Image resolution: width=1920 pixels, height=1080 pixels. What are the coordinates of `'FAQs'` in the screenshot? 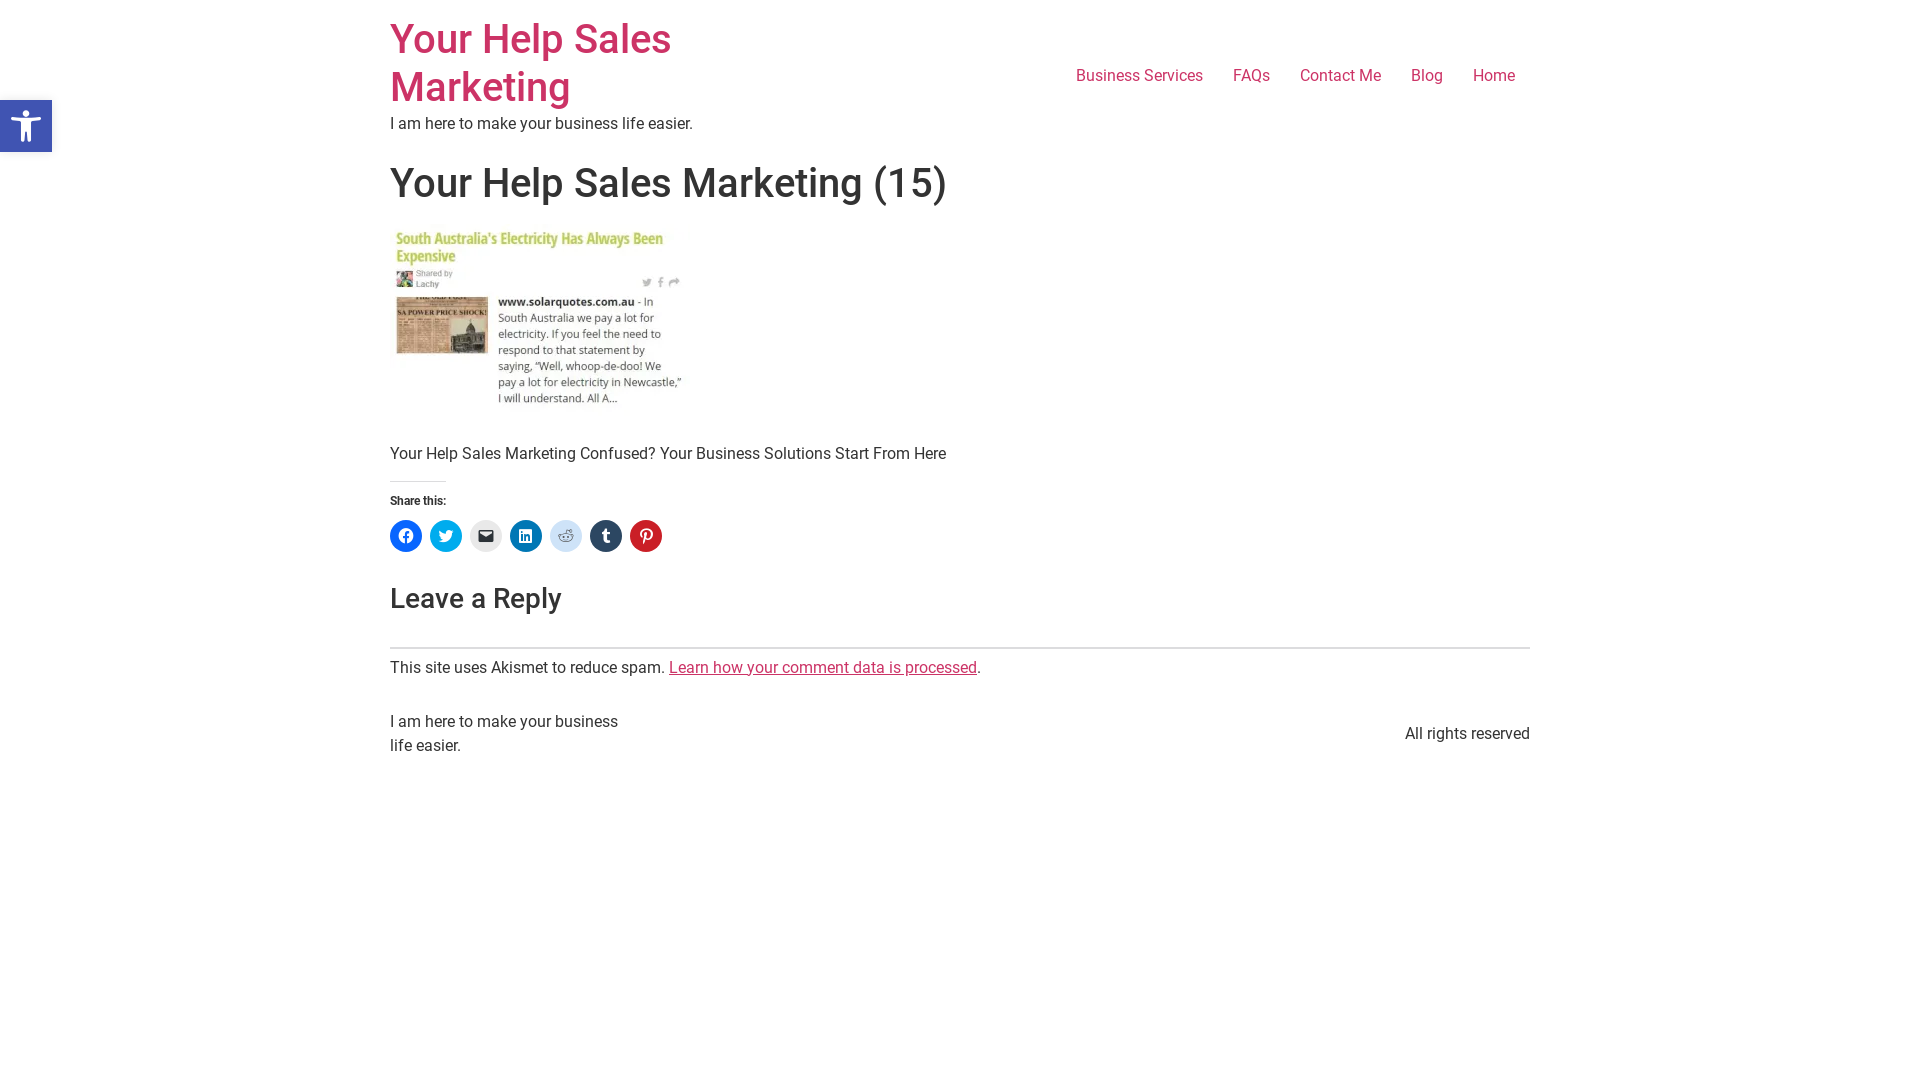 It's located at (1250, 75).